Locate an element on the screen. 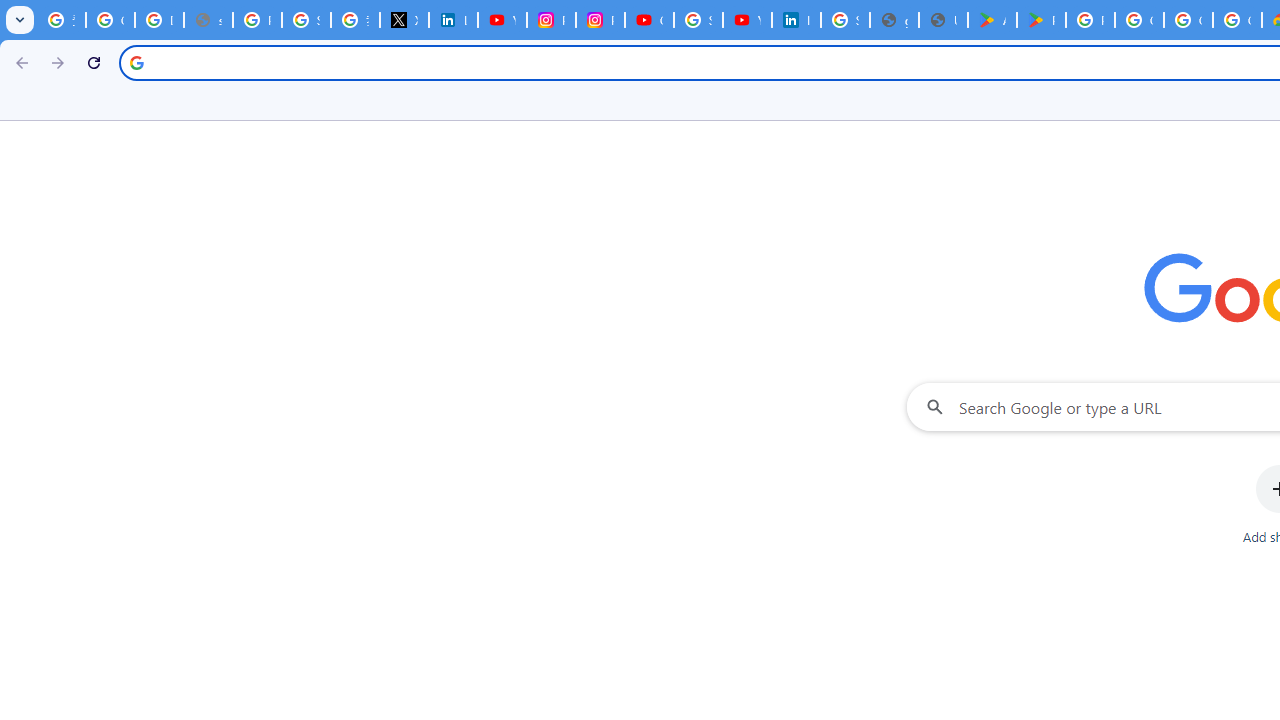  'Google Workspace - Specific Terms' is located at coordinates (1188, 20).